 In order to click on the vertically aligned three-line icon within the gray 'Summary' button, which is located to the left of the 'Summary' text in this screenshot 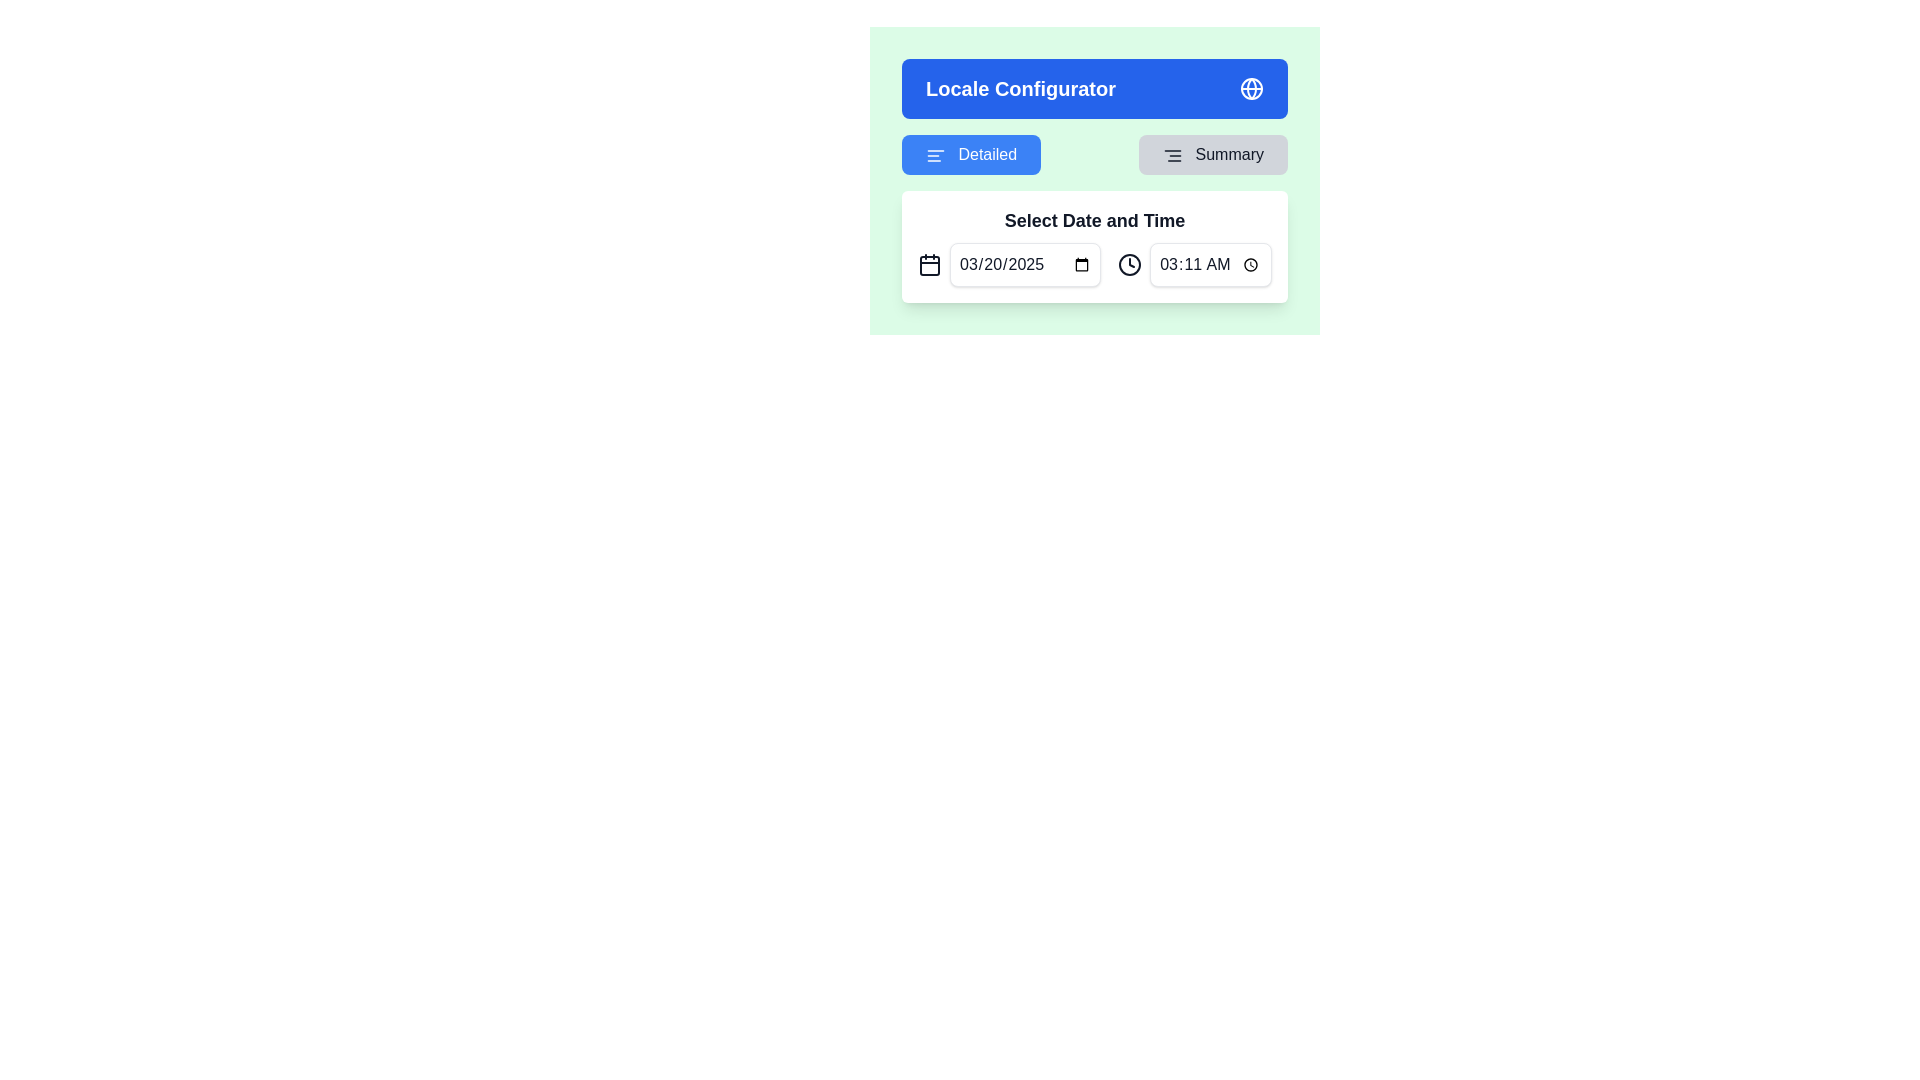, I will do `click(1173, 154)`.